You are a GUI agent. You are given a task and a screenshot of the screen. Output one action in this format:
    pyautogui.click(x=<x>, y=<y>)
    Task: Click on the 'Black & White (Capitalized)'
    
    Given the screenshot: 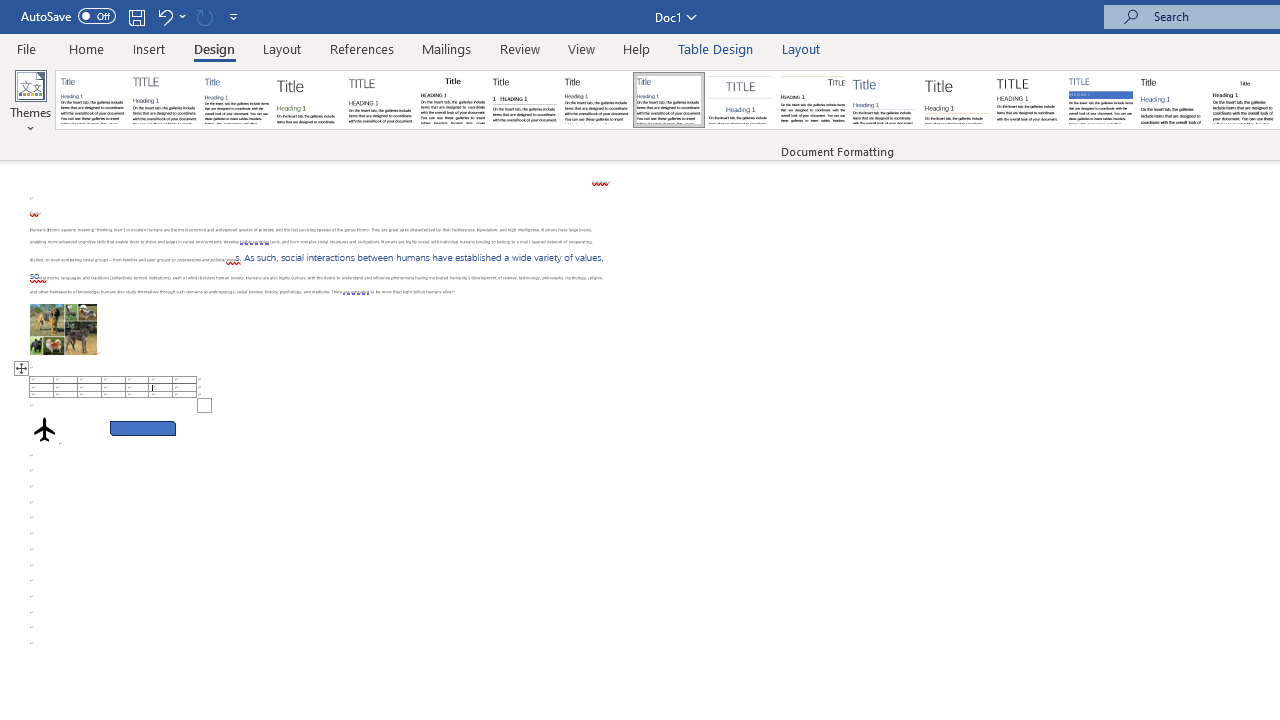 What is the action you would take?
    pyautogui.click(x=381, y=100)
    